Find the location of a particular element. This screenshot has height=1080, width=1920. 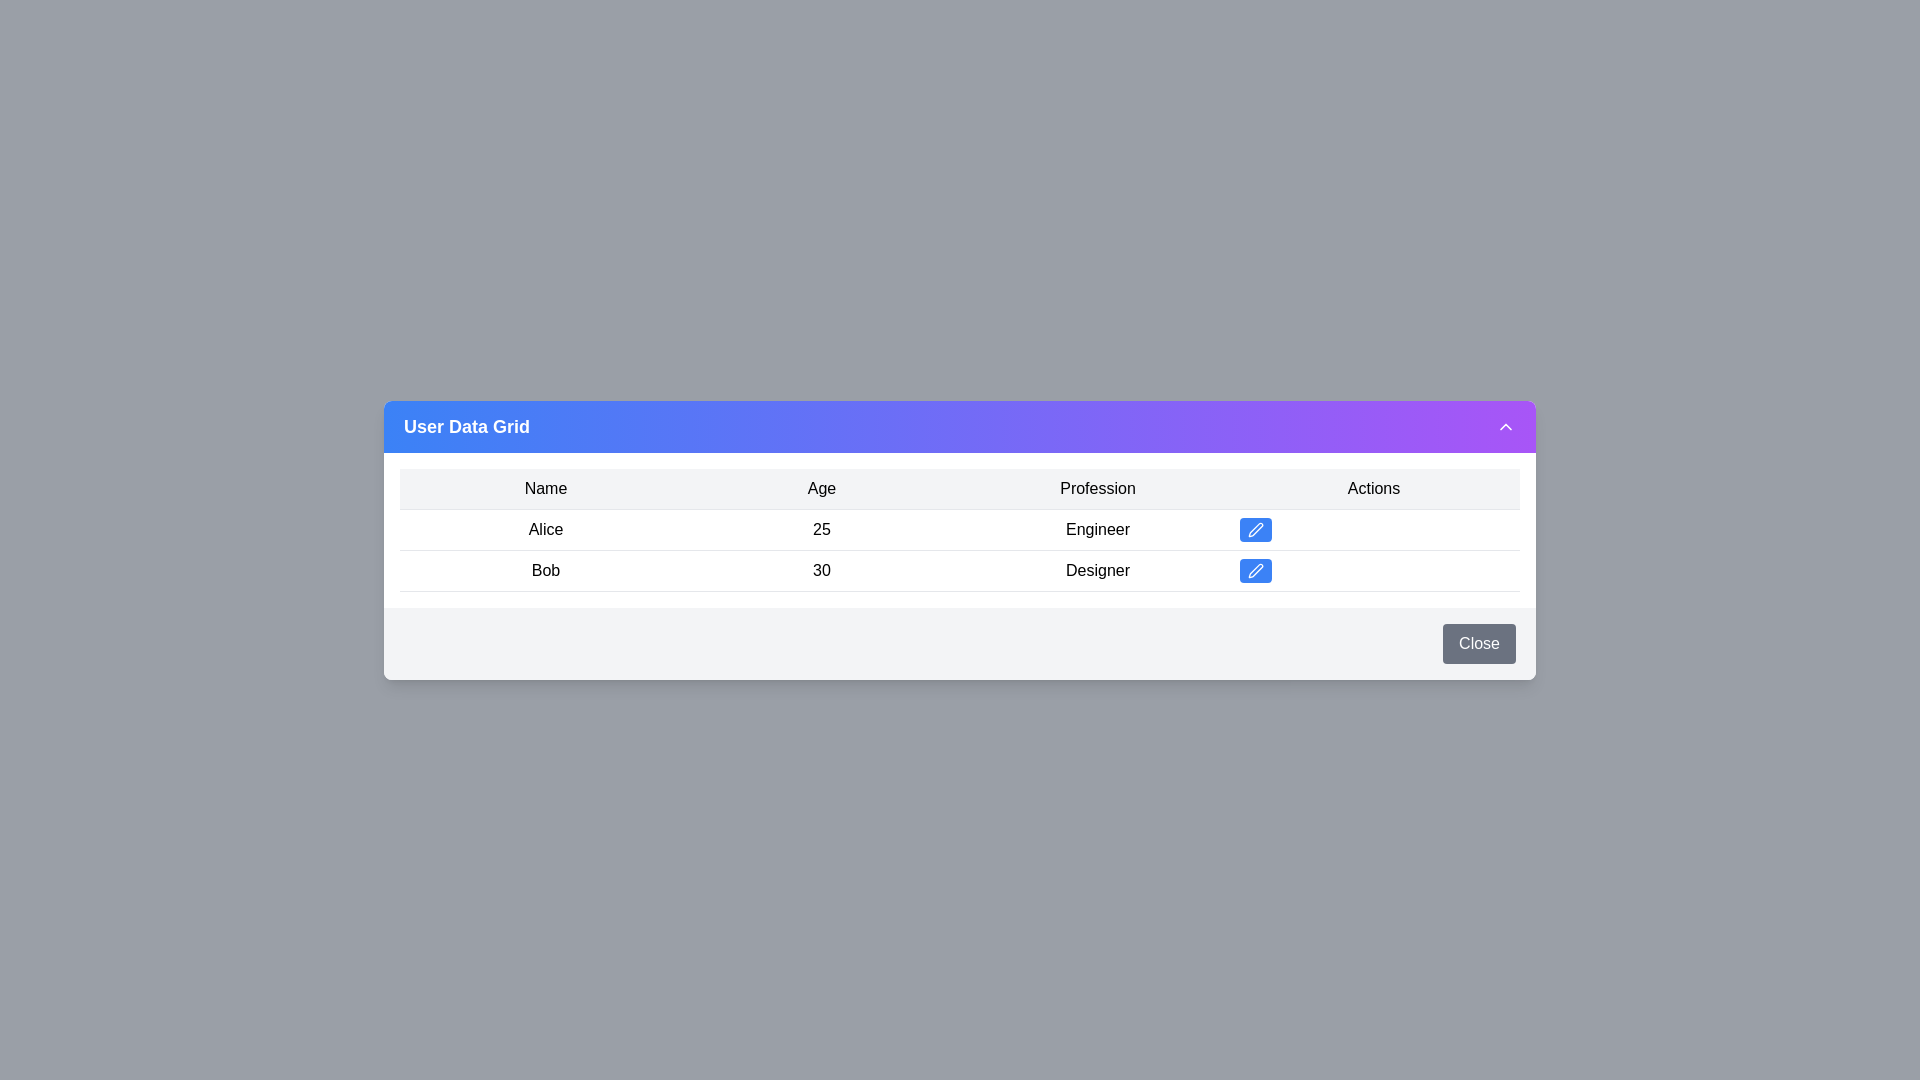

the text label displaying the name 'Alice' located in the 'Name' column of the data grid is located at coordinates (546, 528).